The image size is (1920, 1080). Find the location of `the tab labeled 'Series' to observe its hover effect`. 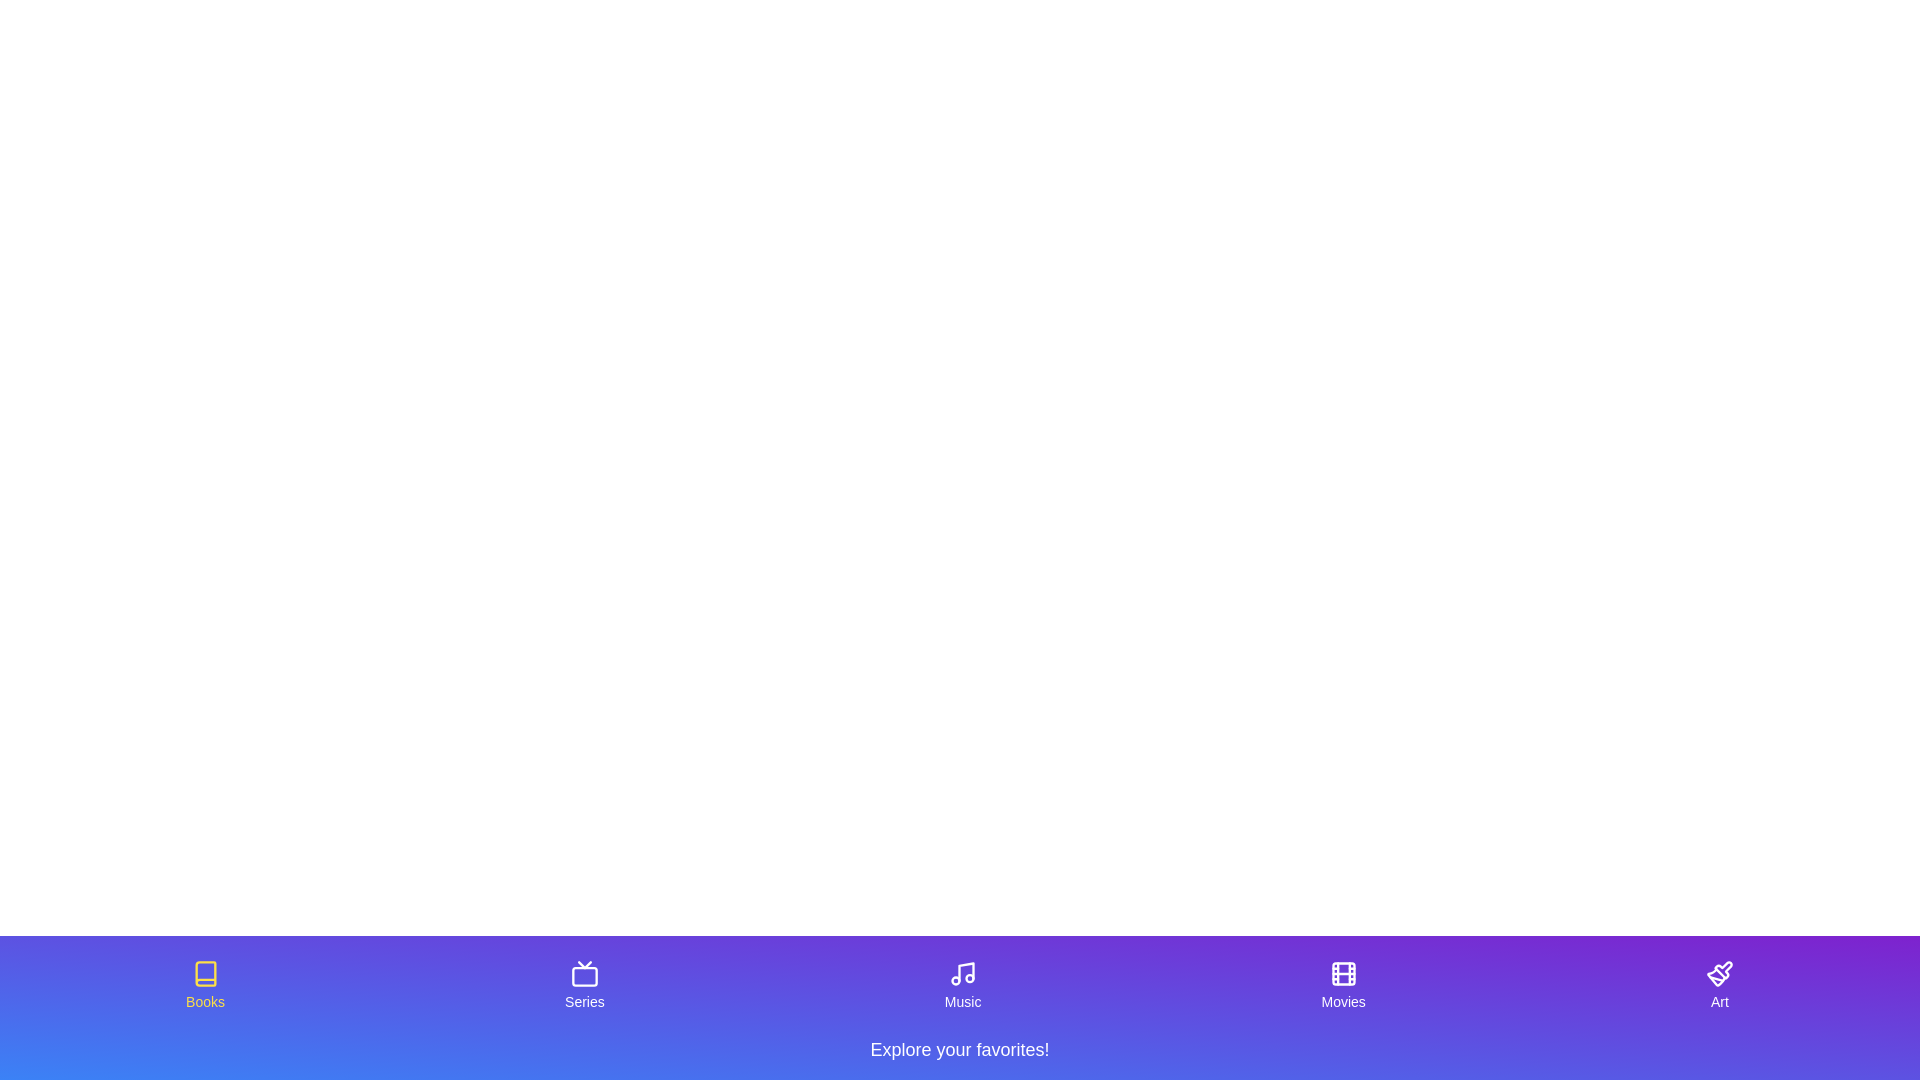

the tab labeled 'Series' to observe its hover effect is located at coordinates (583, 985).